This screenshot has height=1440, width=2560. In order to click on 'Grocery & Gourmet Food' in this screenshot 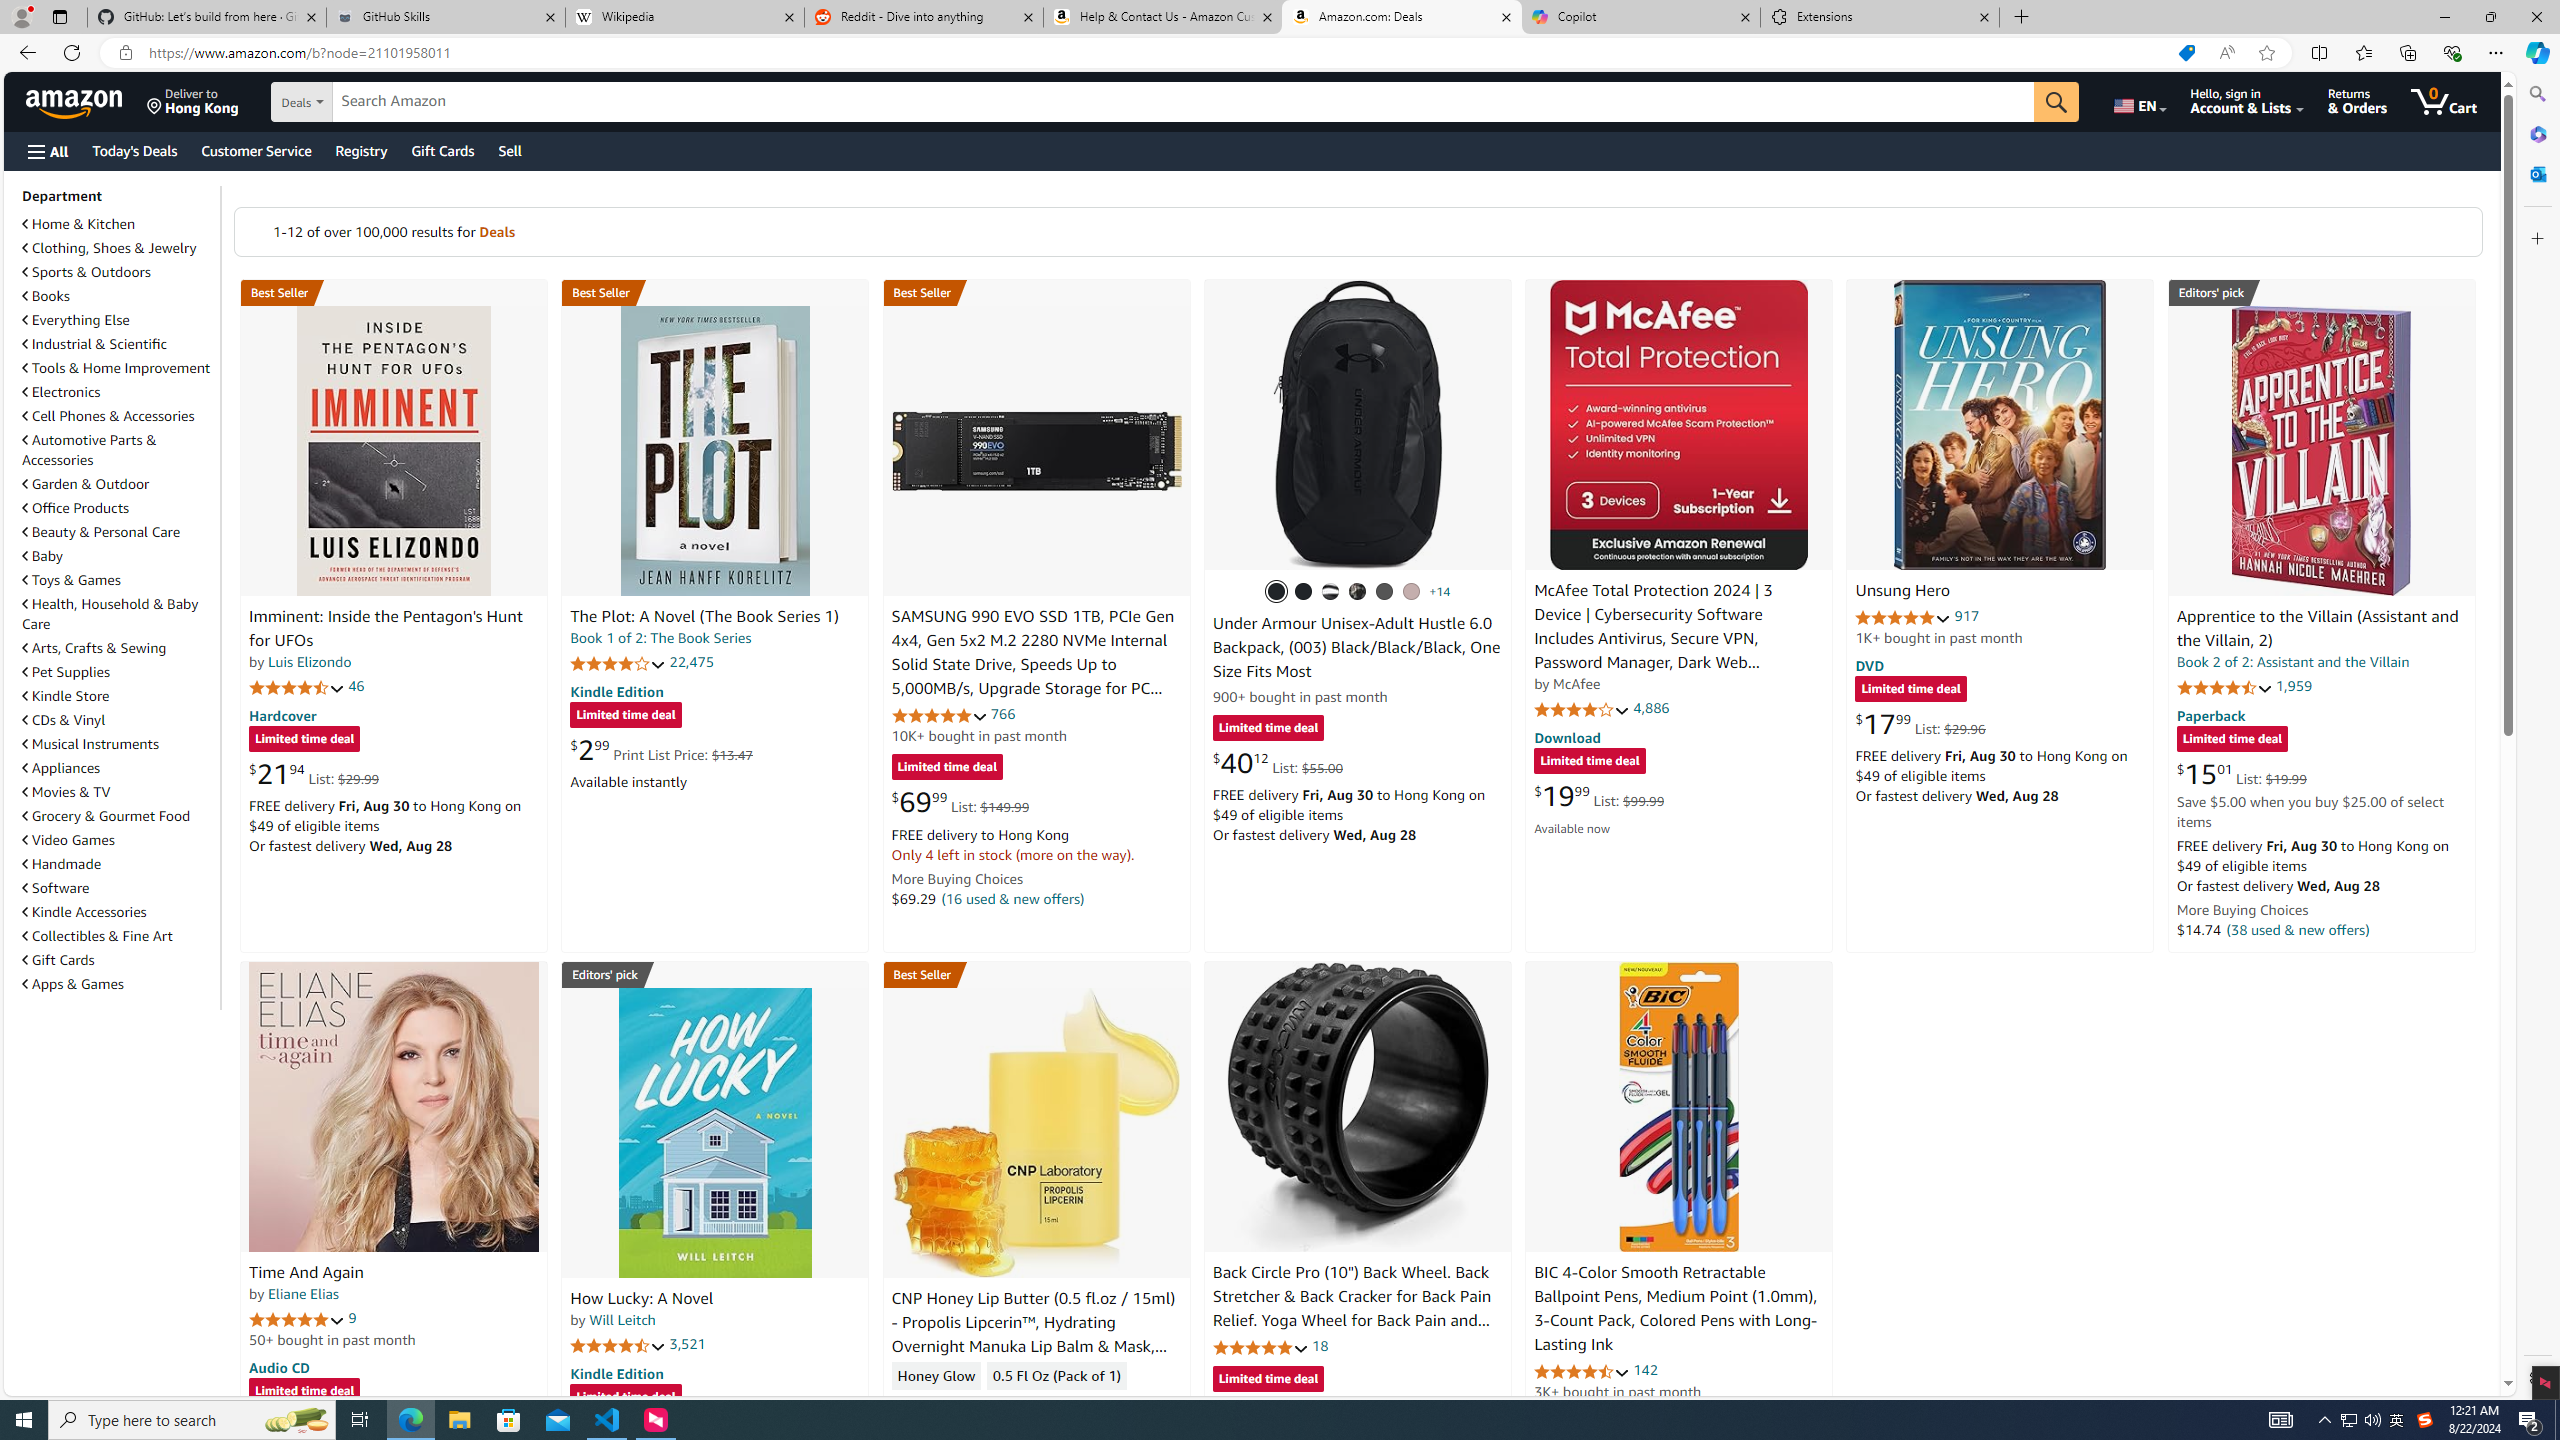, I will do `click(118, 815)`.